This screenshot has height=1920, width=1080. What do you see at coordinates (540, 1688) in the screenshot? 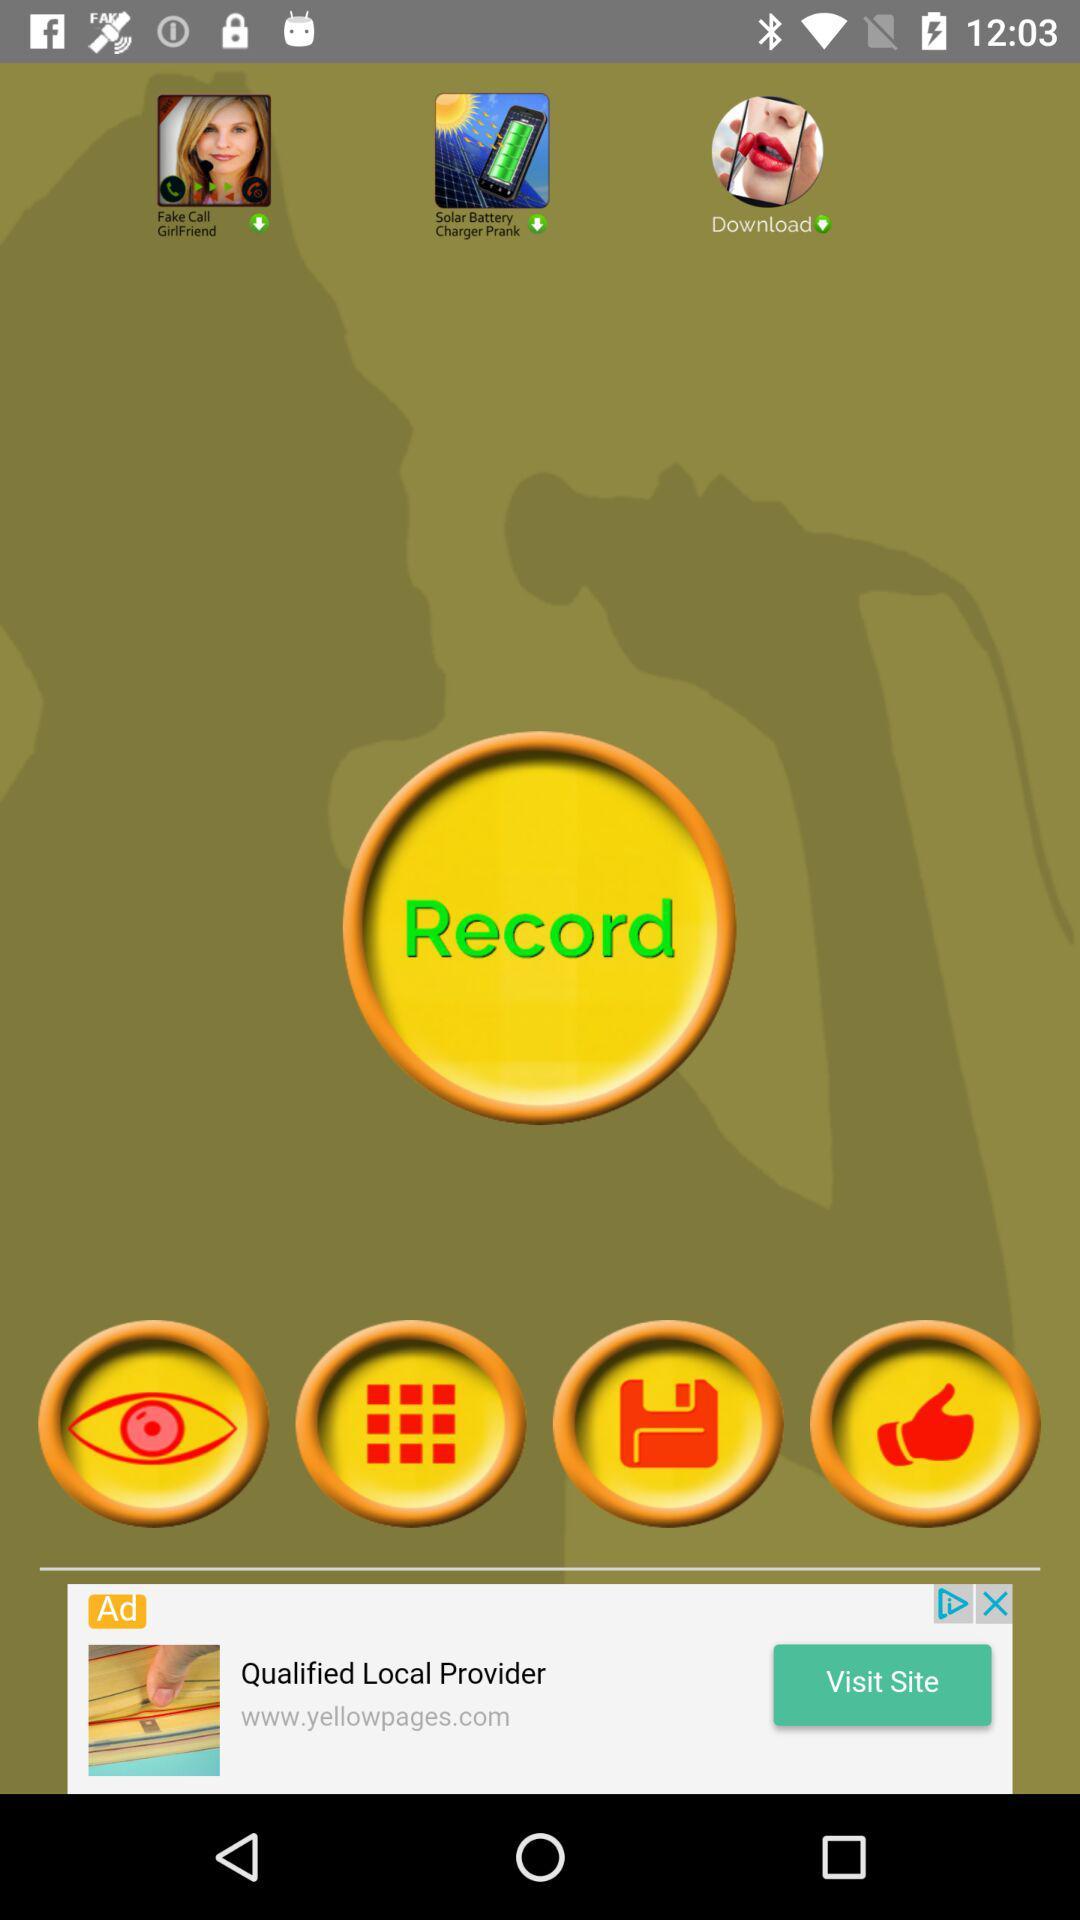
I see `advertisement banner` at bounding box center [540, 1688].